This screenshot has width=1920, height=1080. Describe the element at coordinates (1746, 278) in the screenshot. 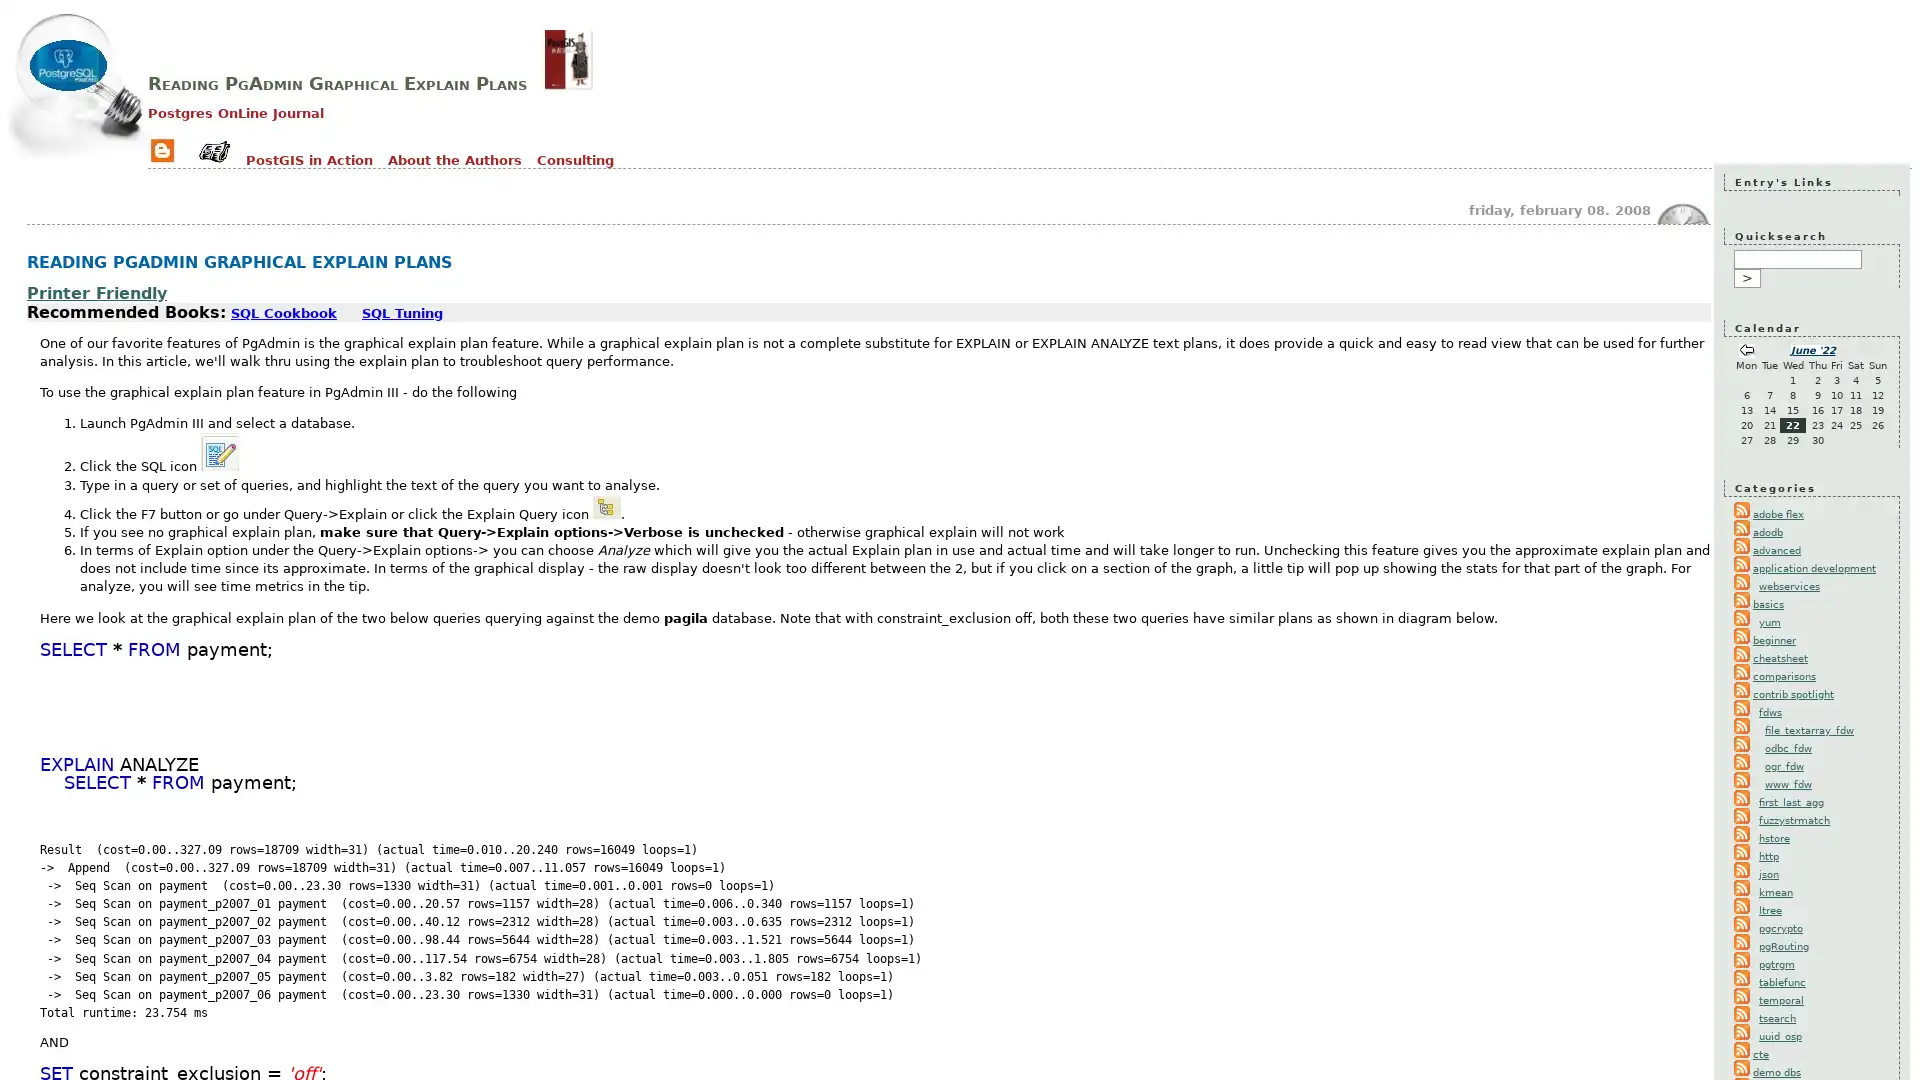

I see `>` at that location.